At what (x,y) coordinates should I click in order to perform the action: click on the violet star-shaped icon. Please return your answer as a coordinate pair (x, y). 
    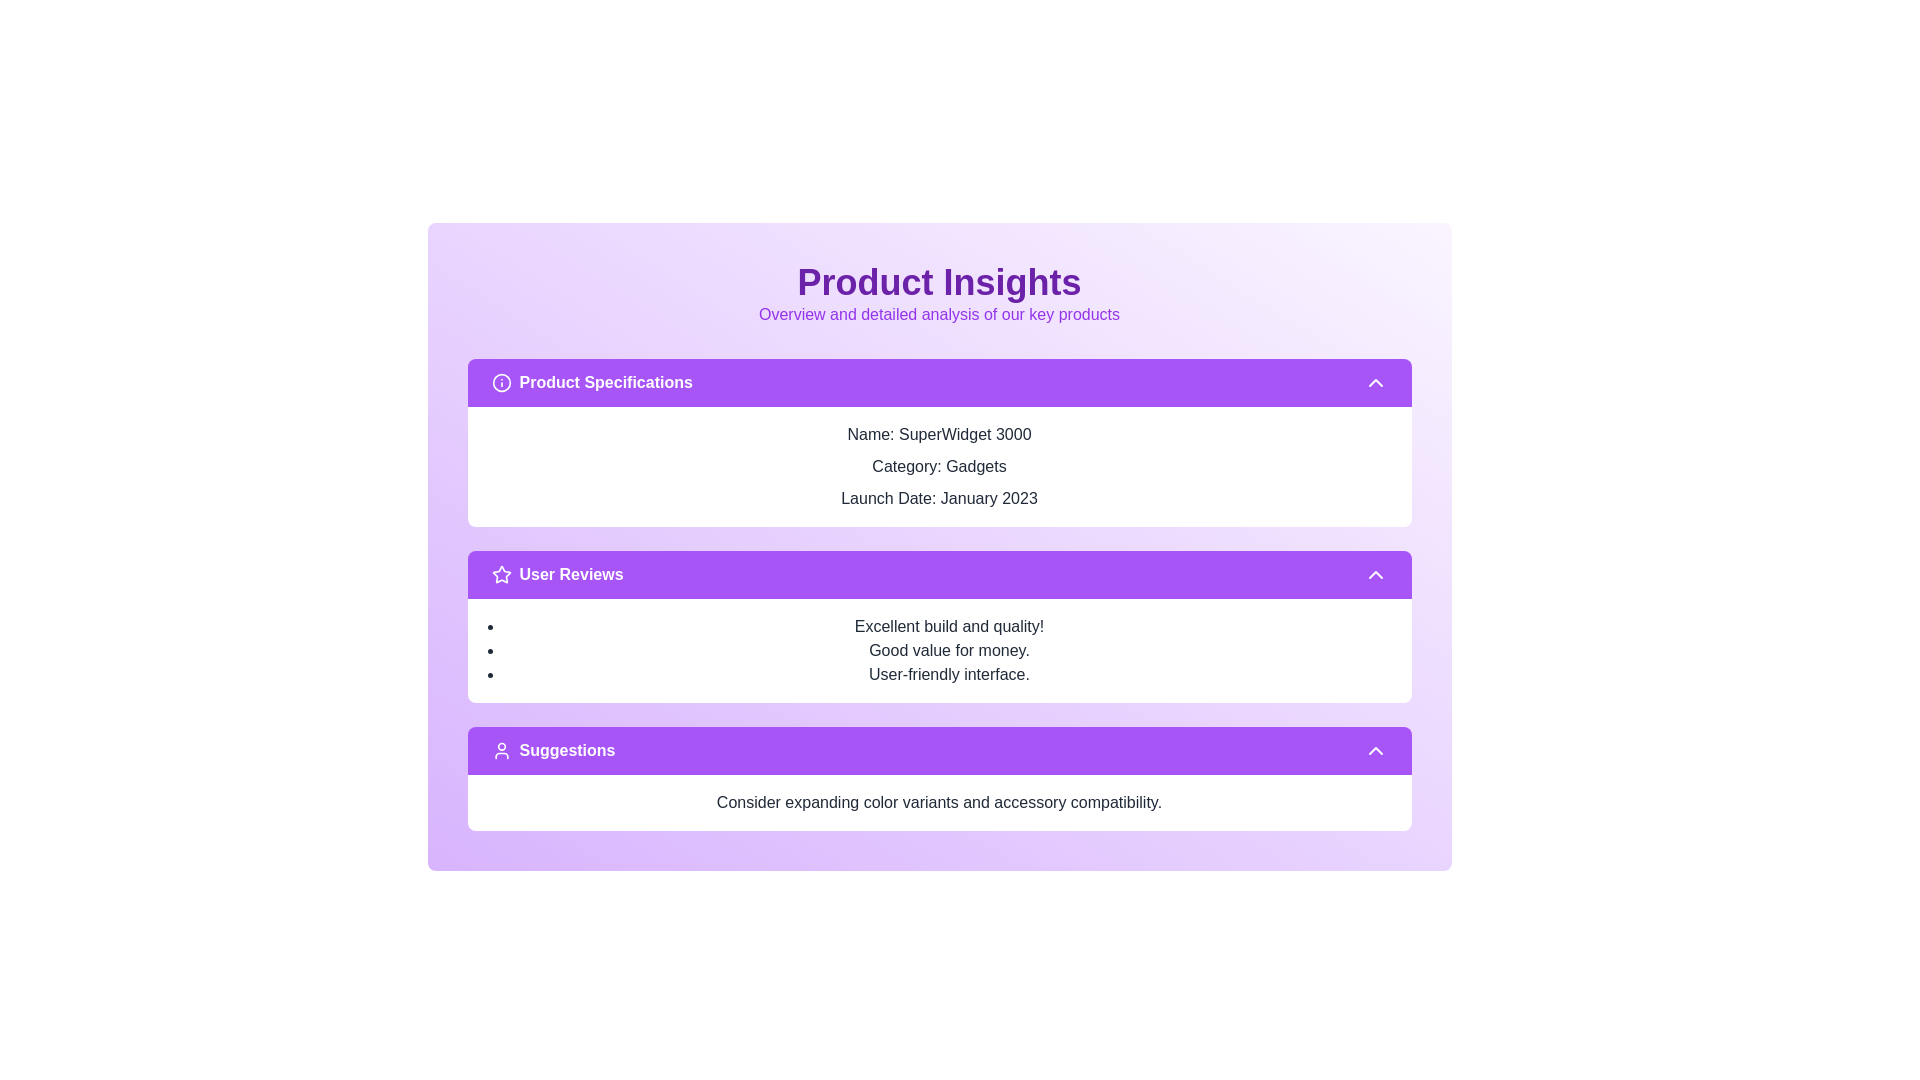
    Looking at the image, I should click on (501, 574).